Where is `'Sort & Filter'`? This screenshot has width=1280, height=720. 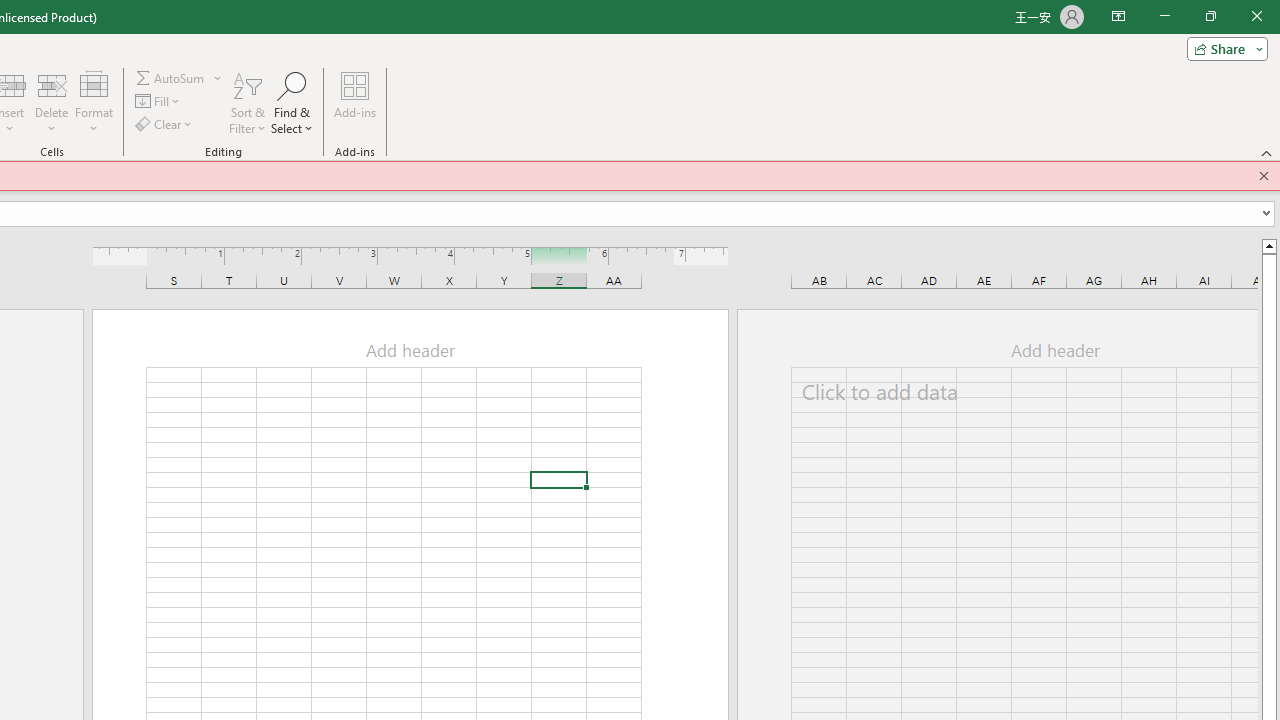
'Sort & Filter' is located at coordinates (246, 103).